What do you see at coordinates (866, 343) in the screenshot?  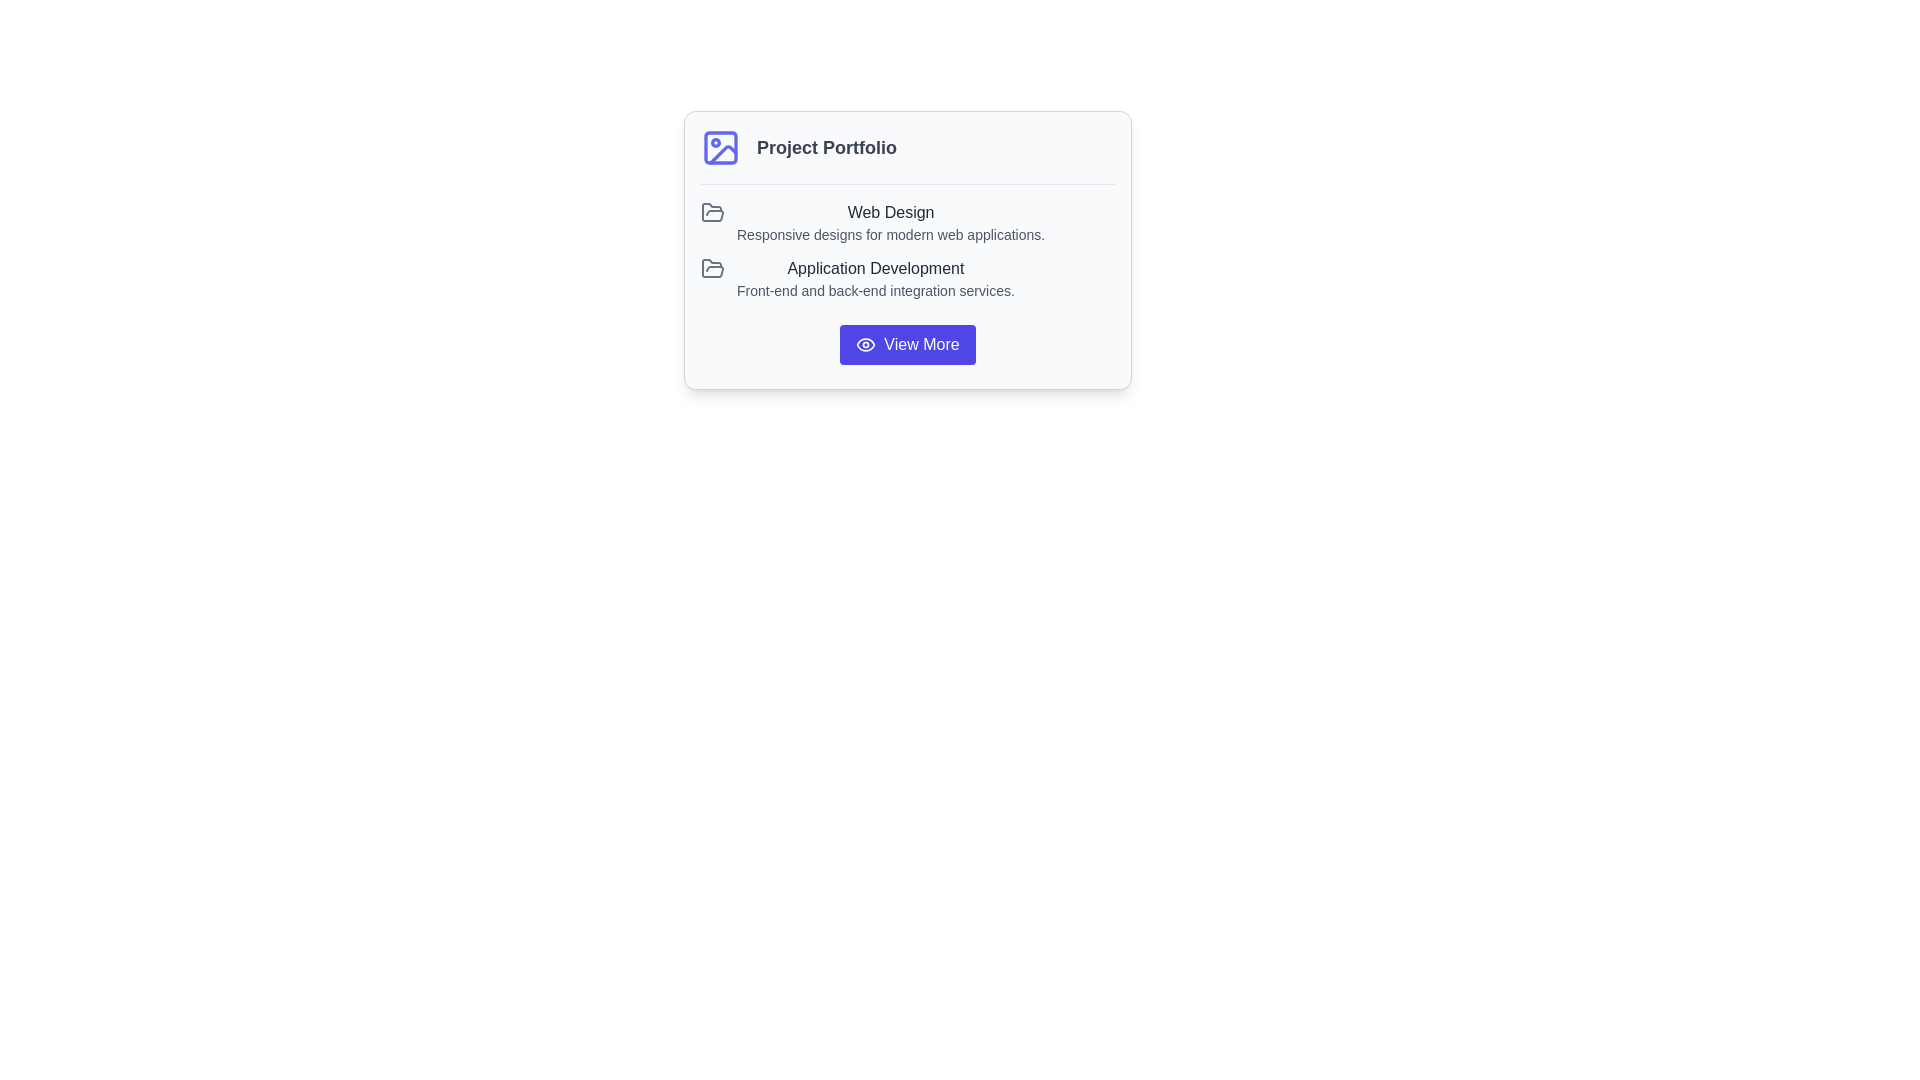 I see `the outline of the eye icon in the SVG component located within the 'Project Portfolio' card element` at bounding box center [866, 343].